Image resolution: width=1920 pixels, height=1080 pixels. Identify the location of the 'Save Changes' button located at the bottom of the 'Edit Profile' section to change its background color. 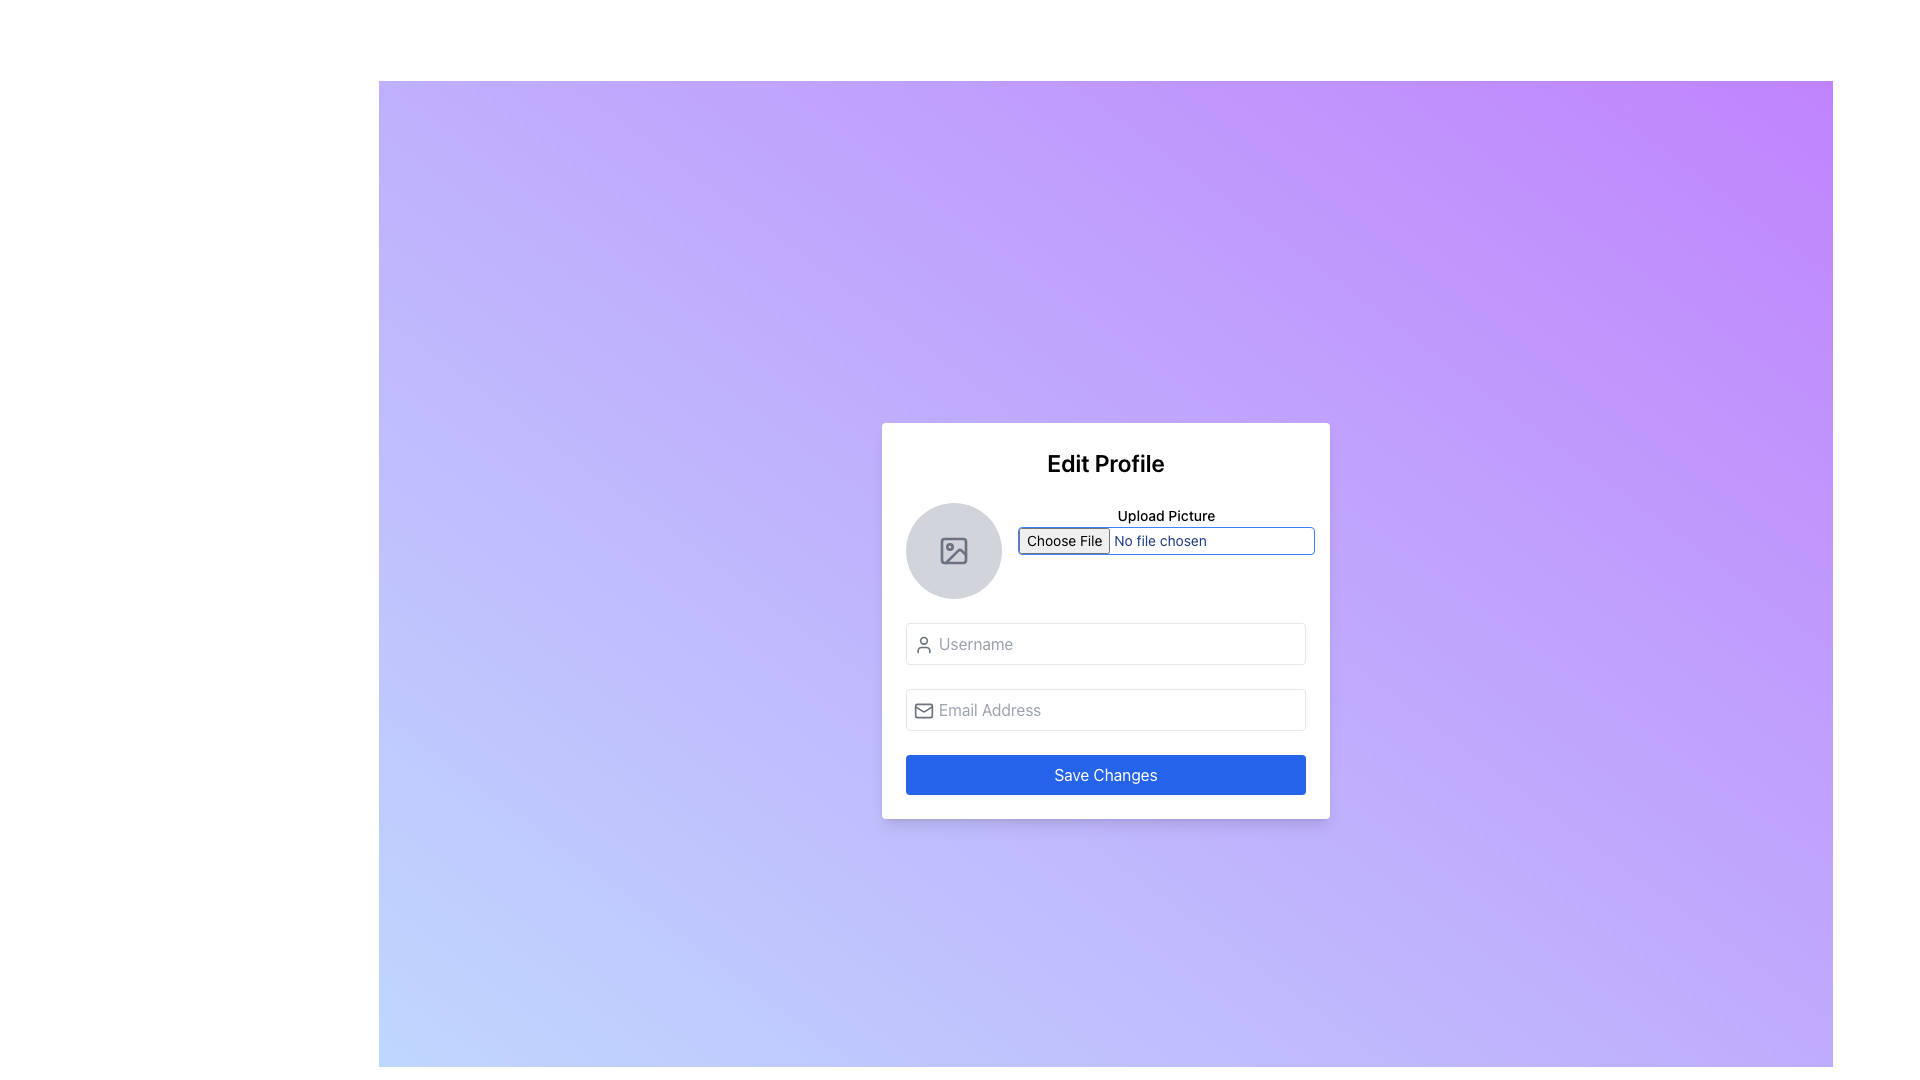
(1104, 774).